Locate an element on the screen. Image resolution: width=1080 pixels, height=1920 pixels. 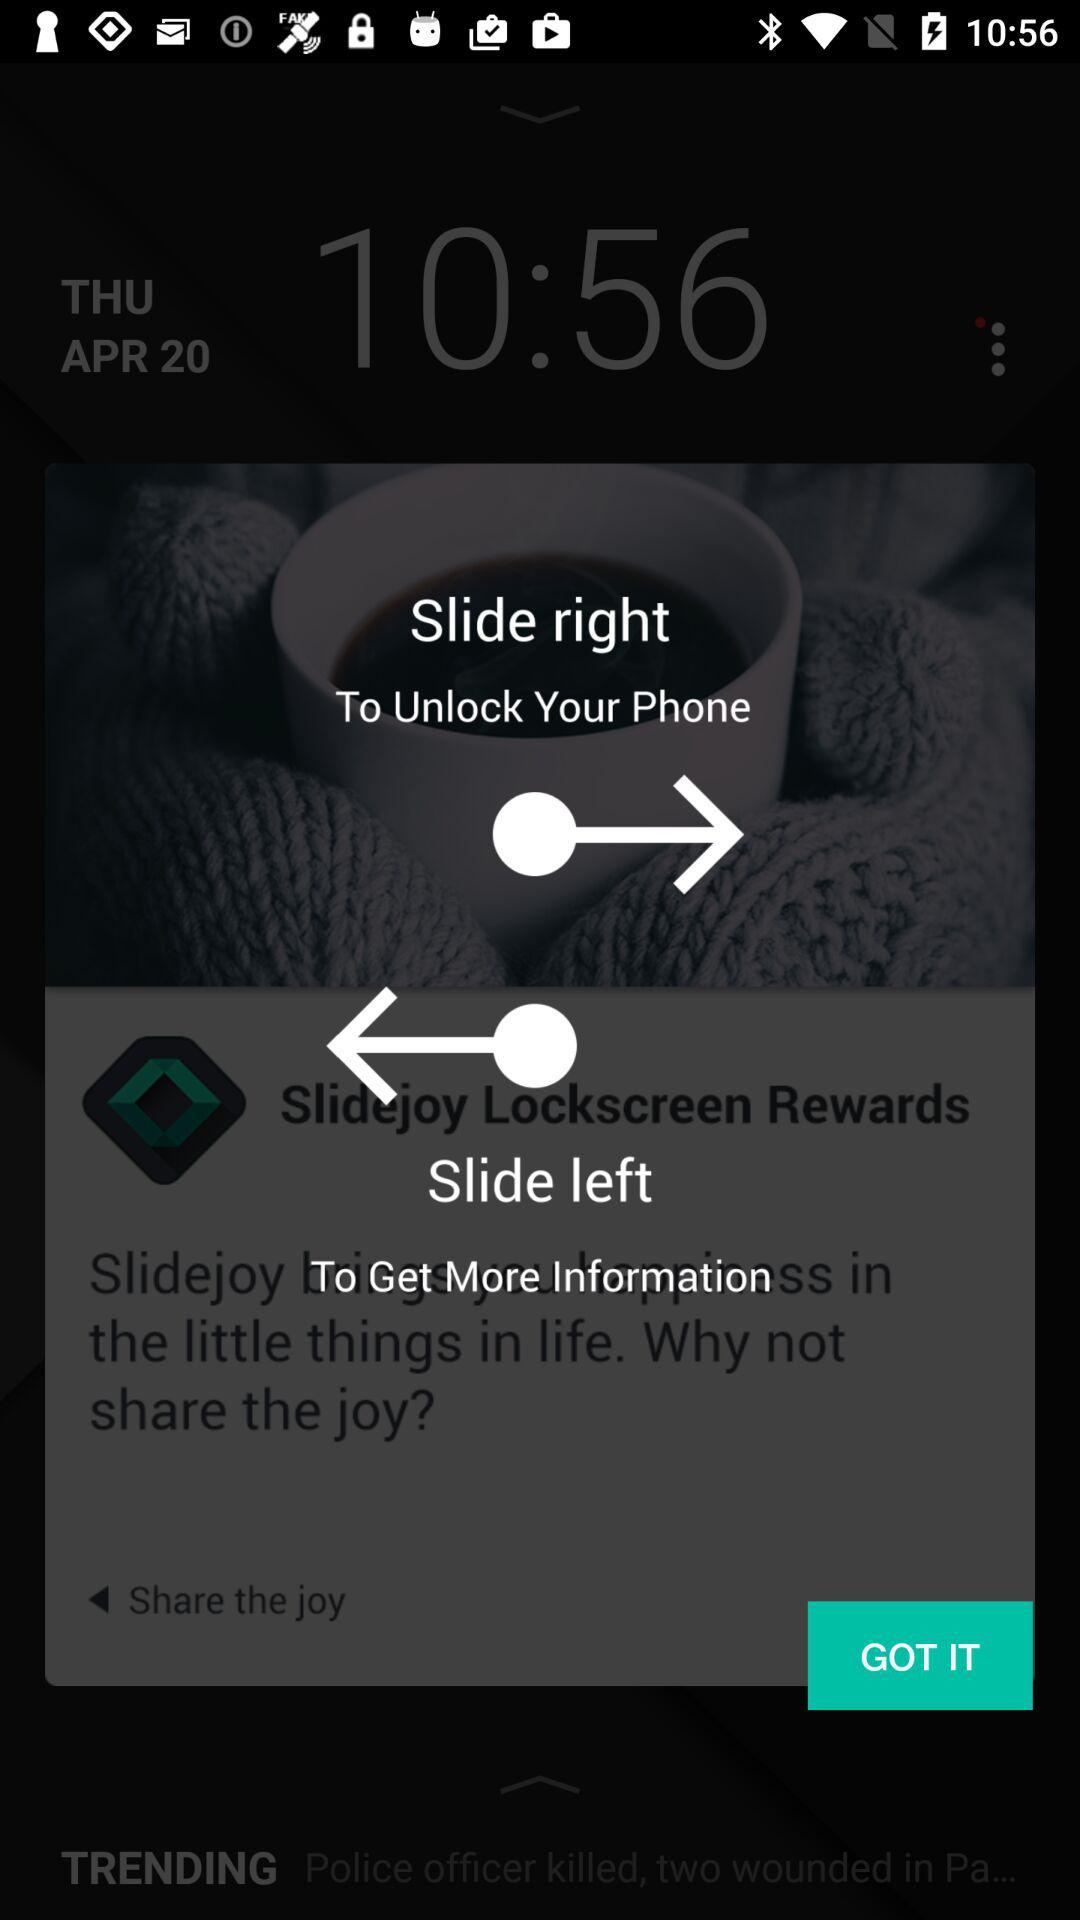
the more icon is located at coordinates (979, 348).